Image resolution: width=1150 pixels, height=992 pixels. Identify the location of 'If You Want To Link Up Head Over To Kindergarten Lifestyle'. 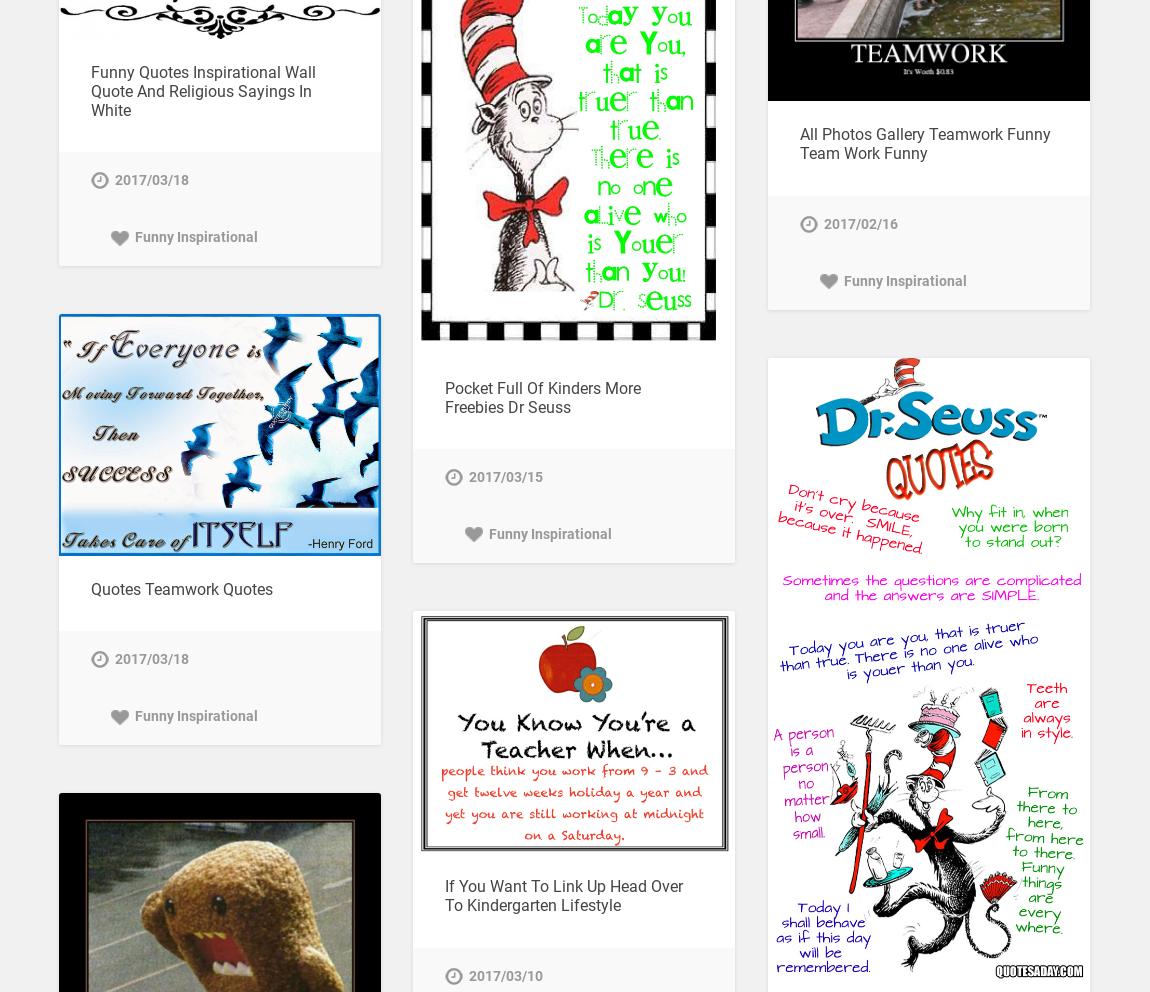
(563, 895).